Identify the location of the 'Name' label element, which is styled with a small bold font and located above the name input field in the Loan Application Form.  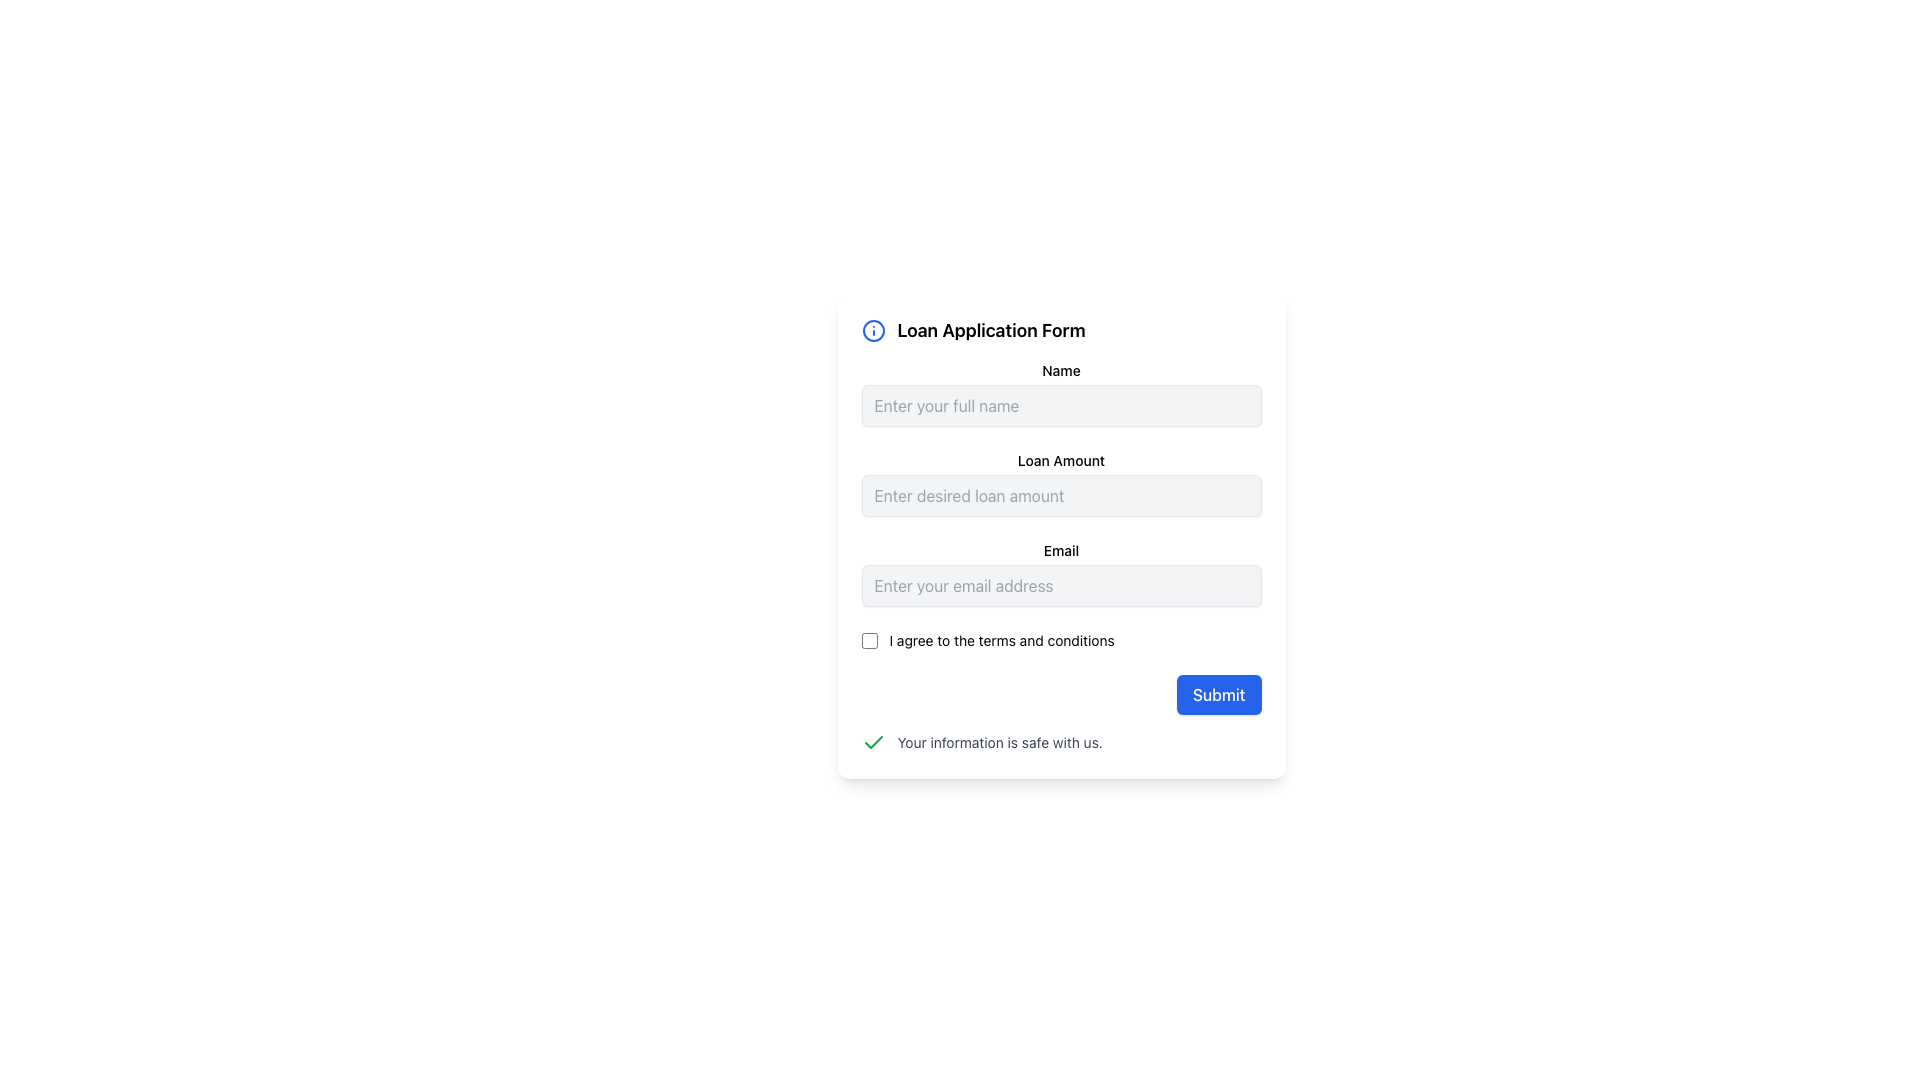
(1060, 370).